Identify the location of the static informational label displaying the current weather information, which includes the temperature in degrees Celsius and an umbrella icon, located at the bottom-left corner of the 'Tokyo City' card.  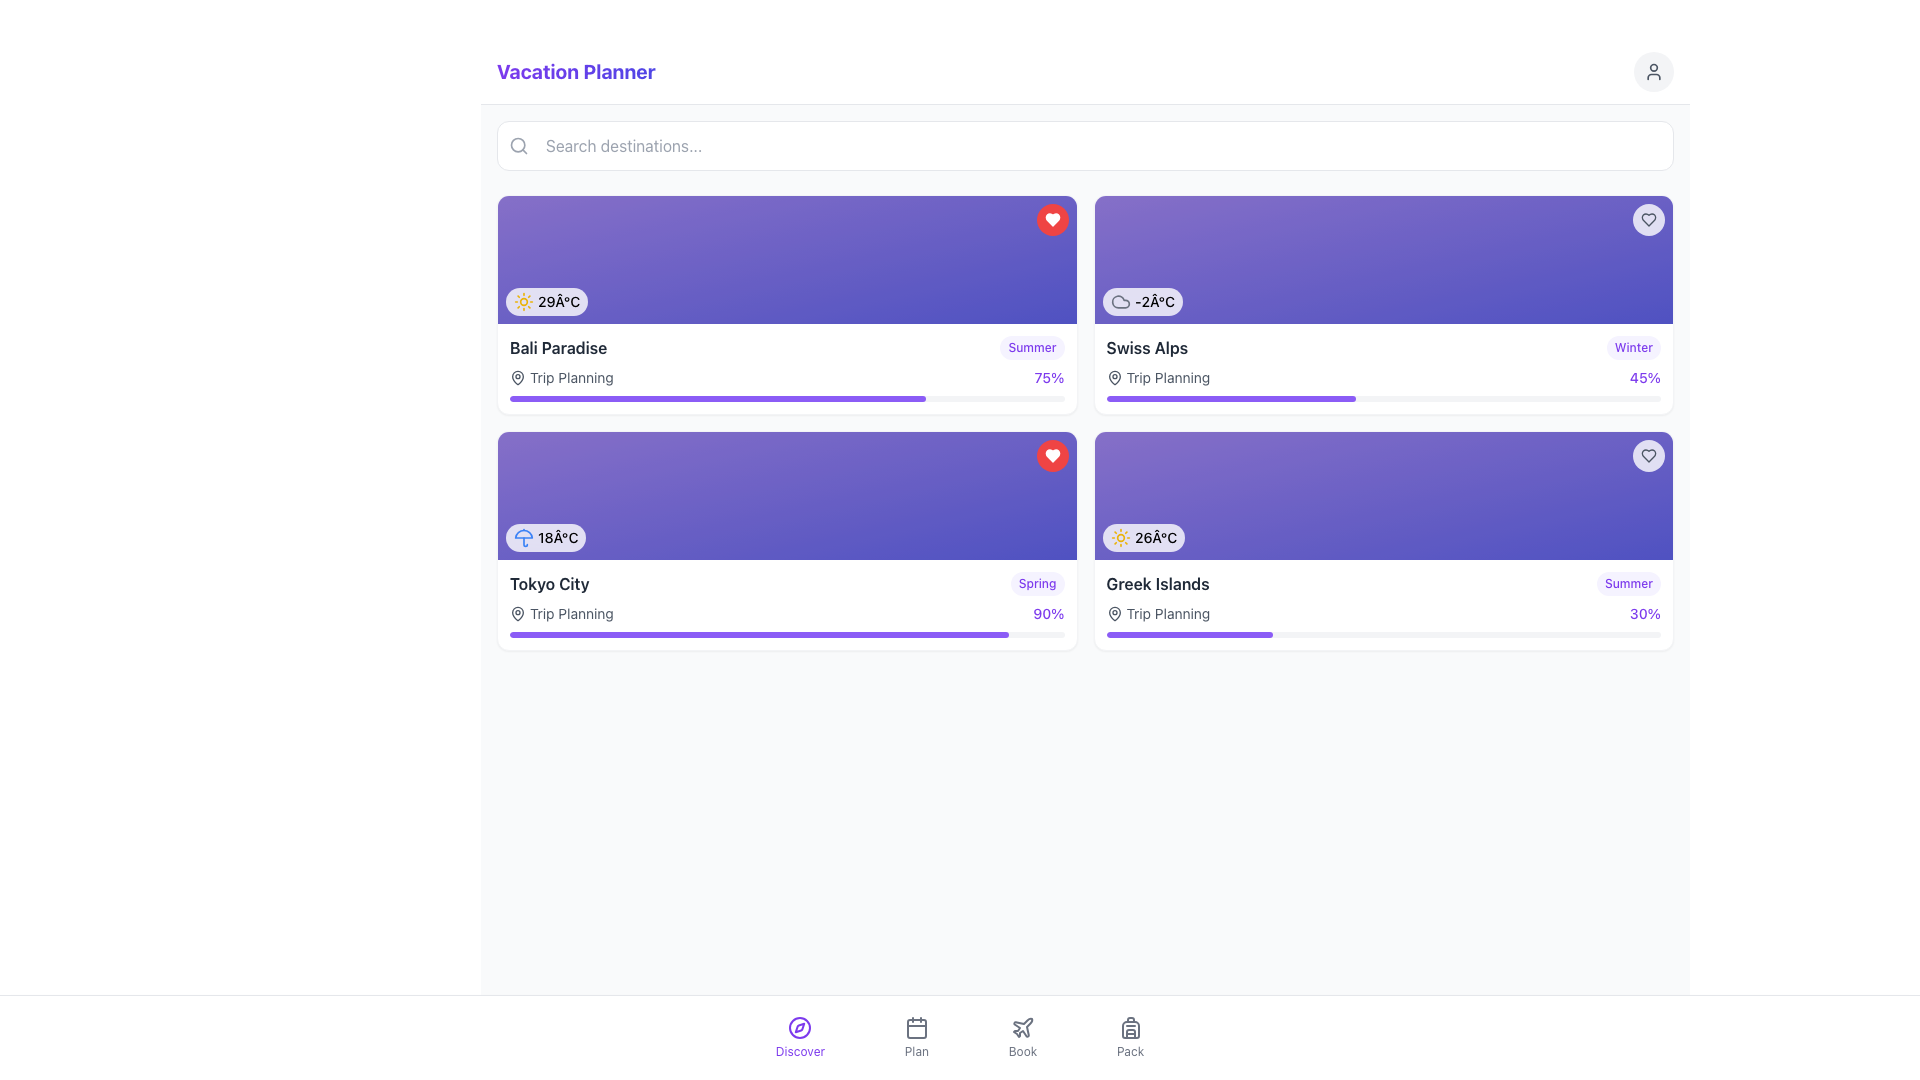
(546, 536).